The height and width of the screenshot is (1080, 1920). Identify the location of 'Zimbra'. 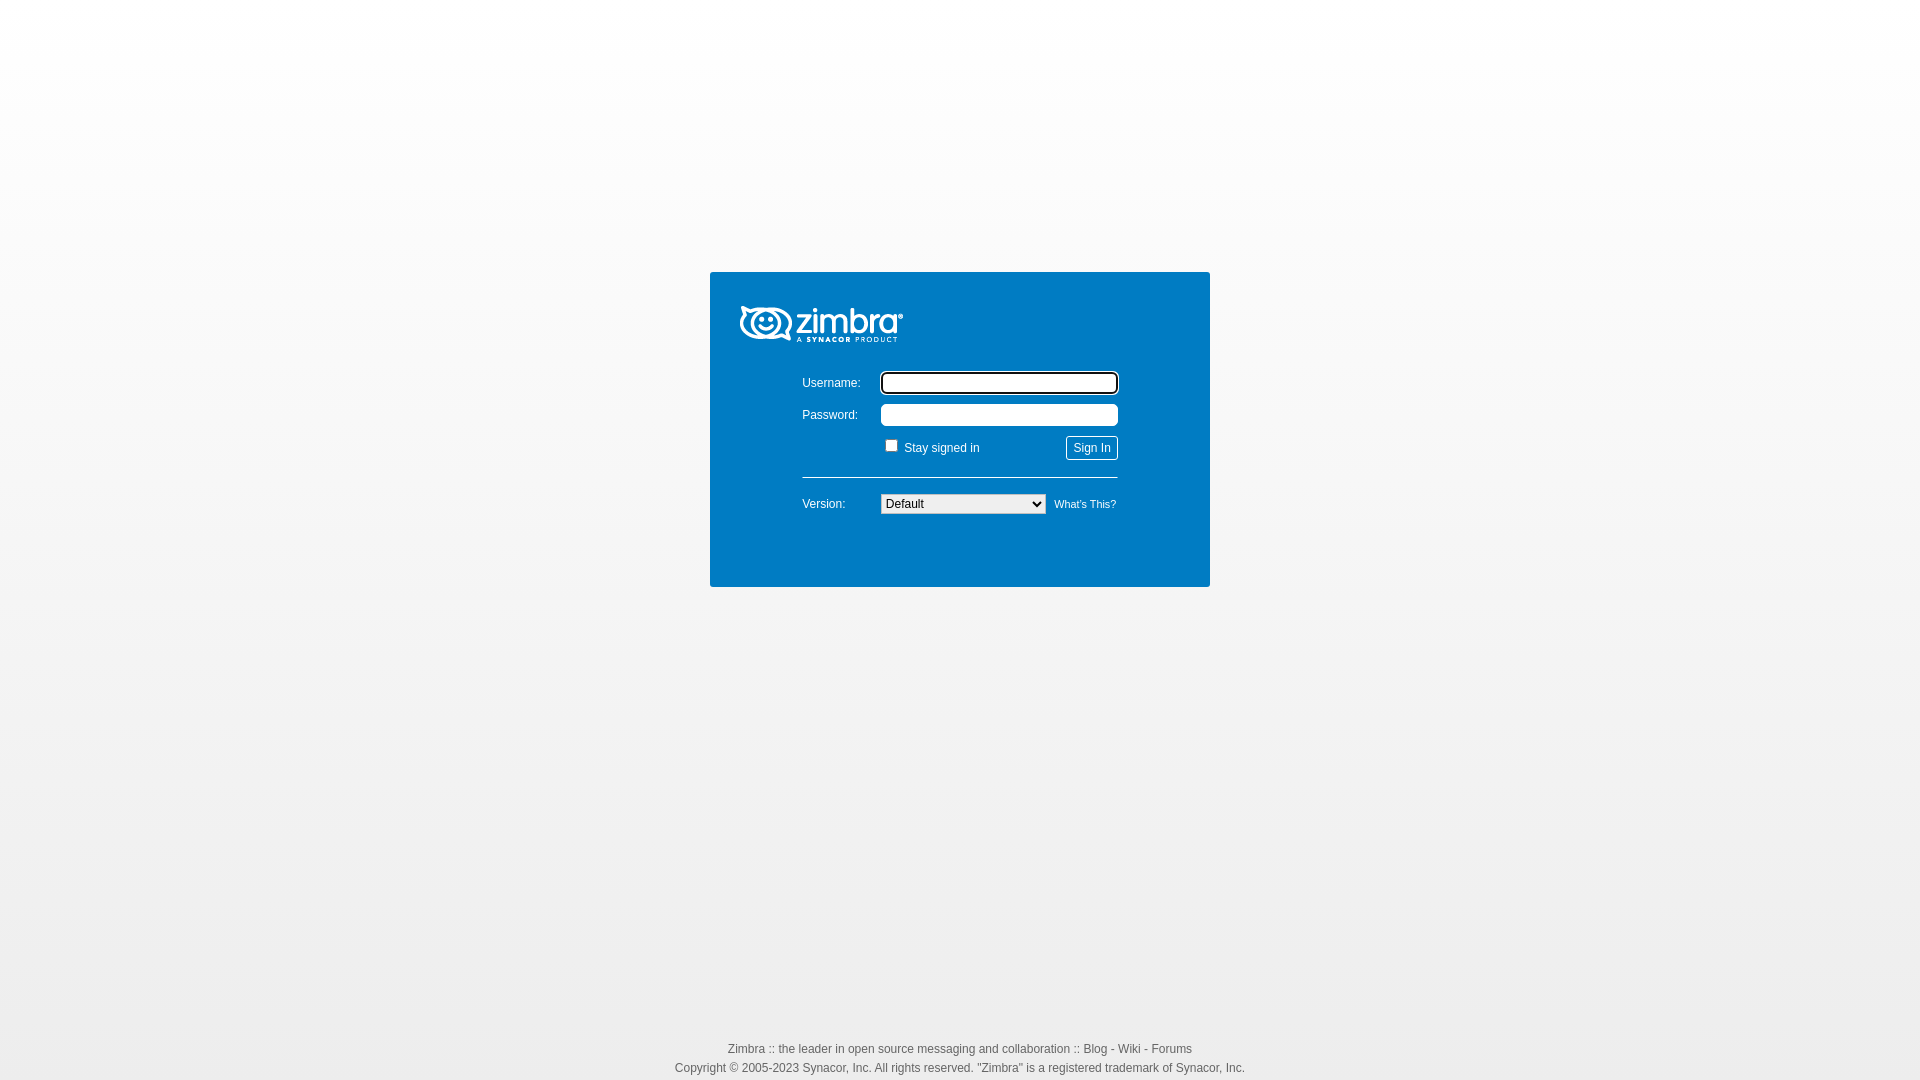
(745, 1048).